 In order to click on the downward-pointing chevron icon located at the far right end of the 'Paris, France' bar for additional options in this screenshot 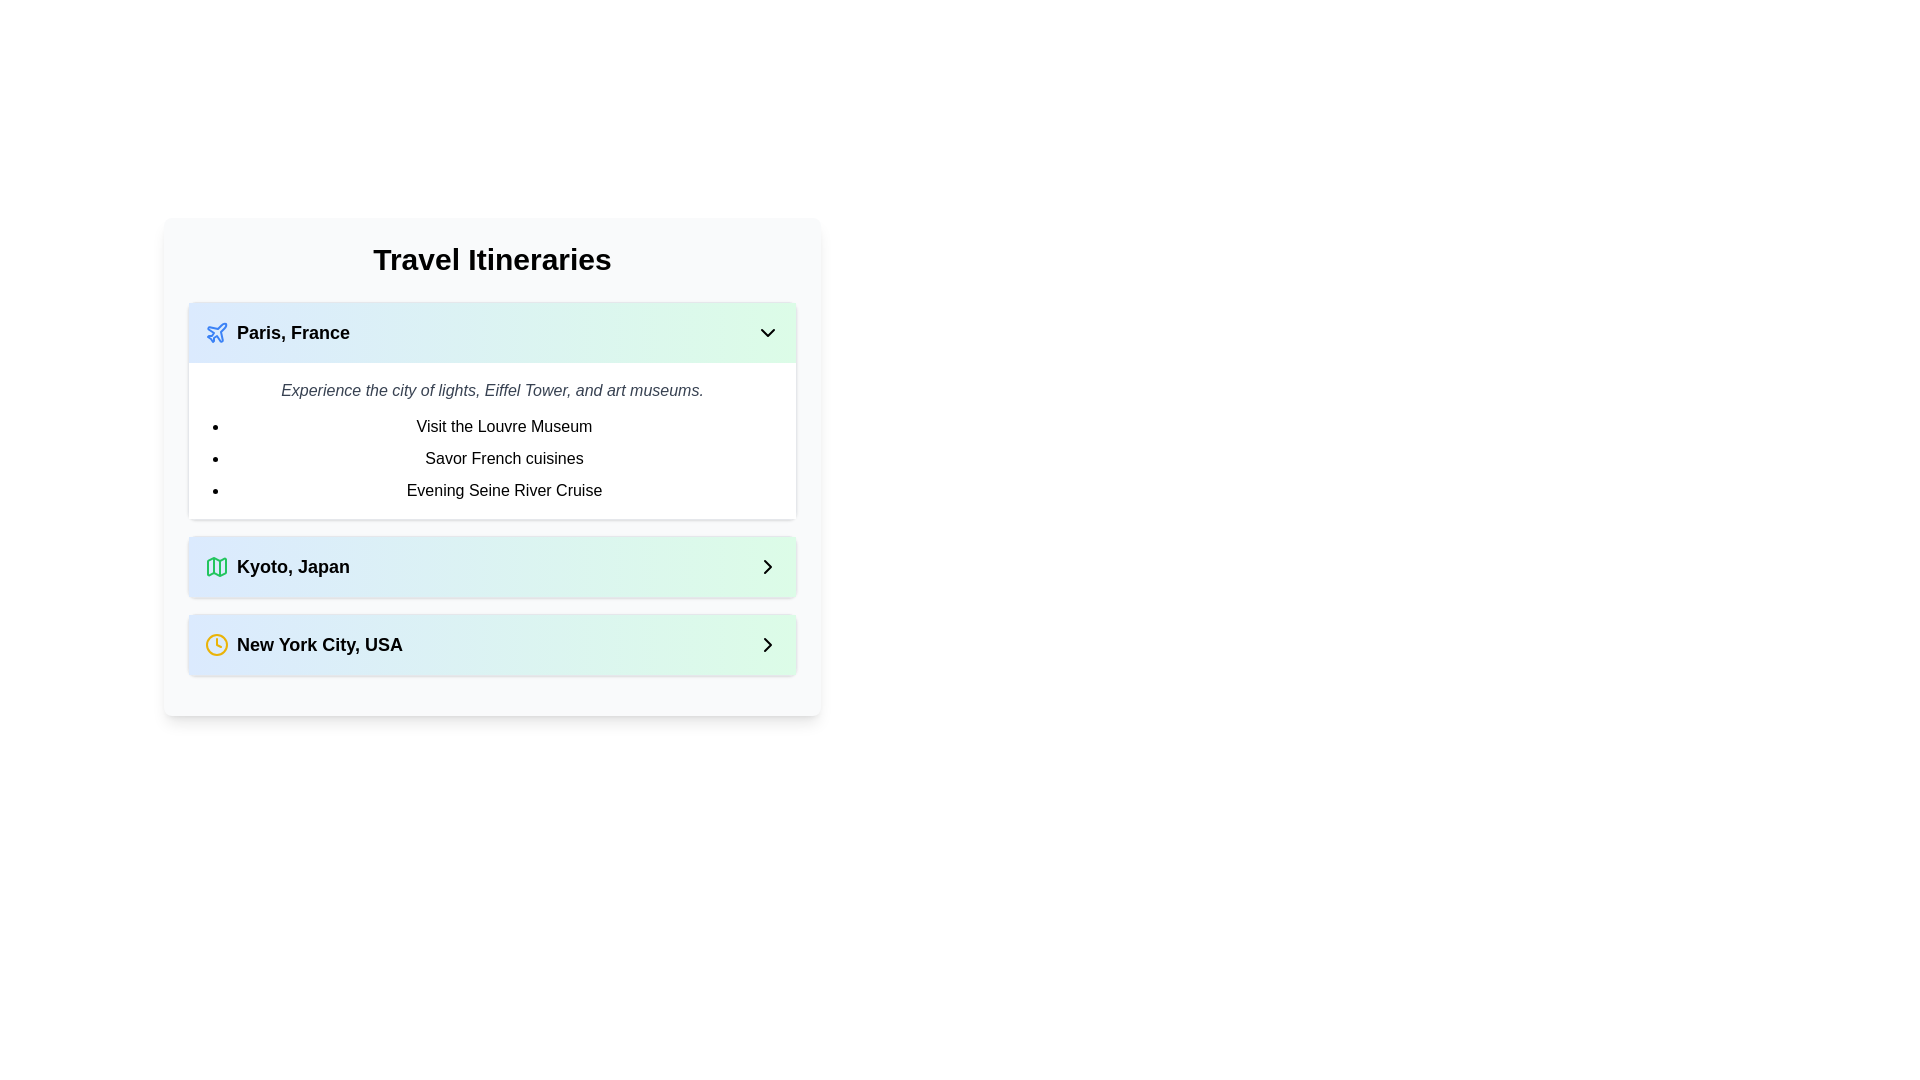, I will do `click(767, 331)`.